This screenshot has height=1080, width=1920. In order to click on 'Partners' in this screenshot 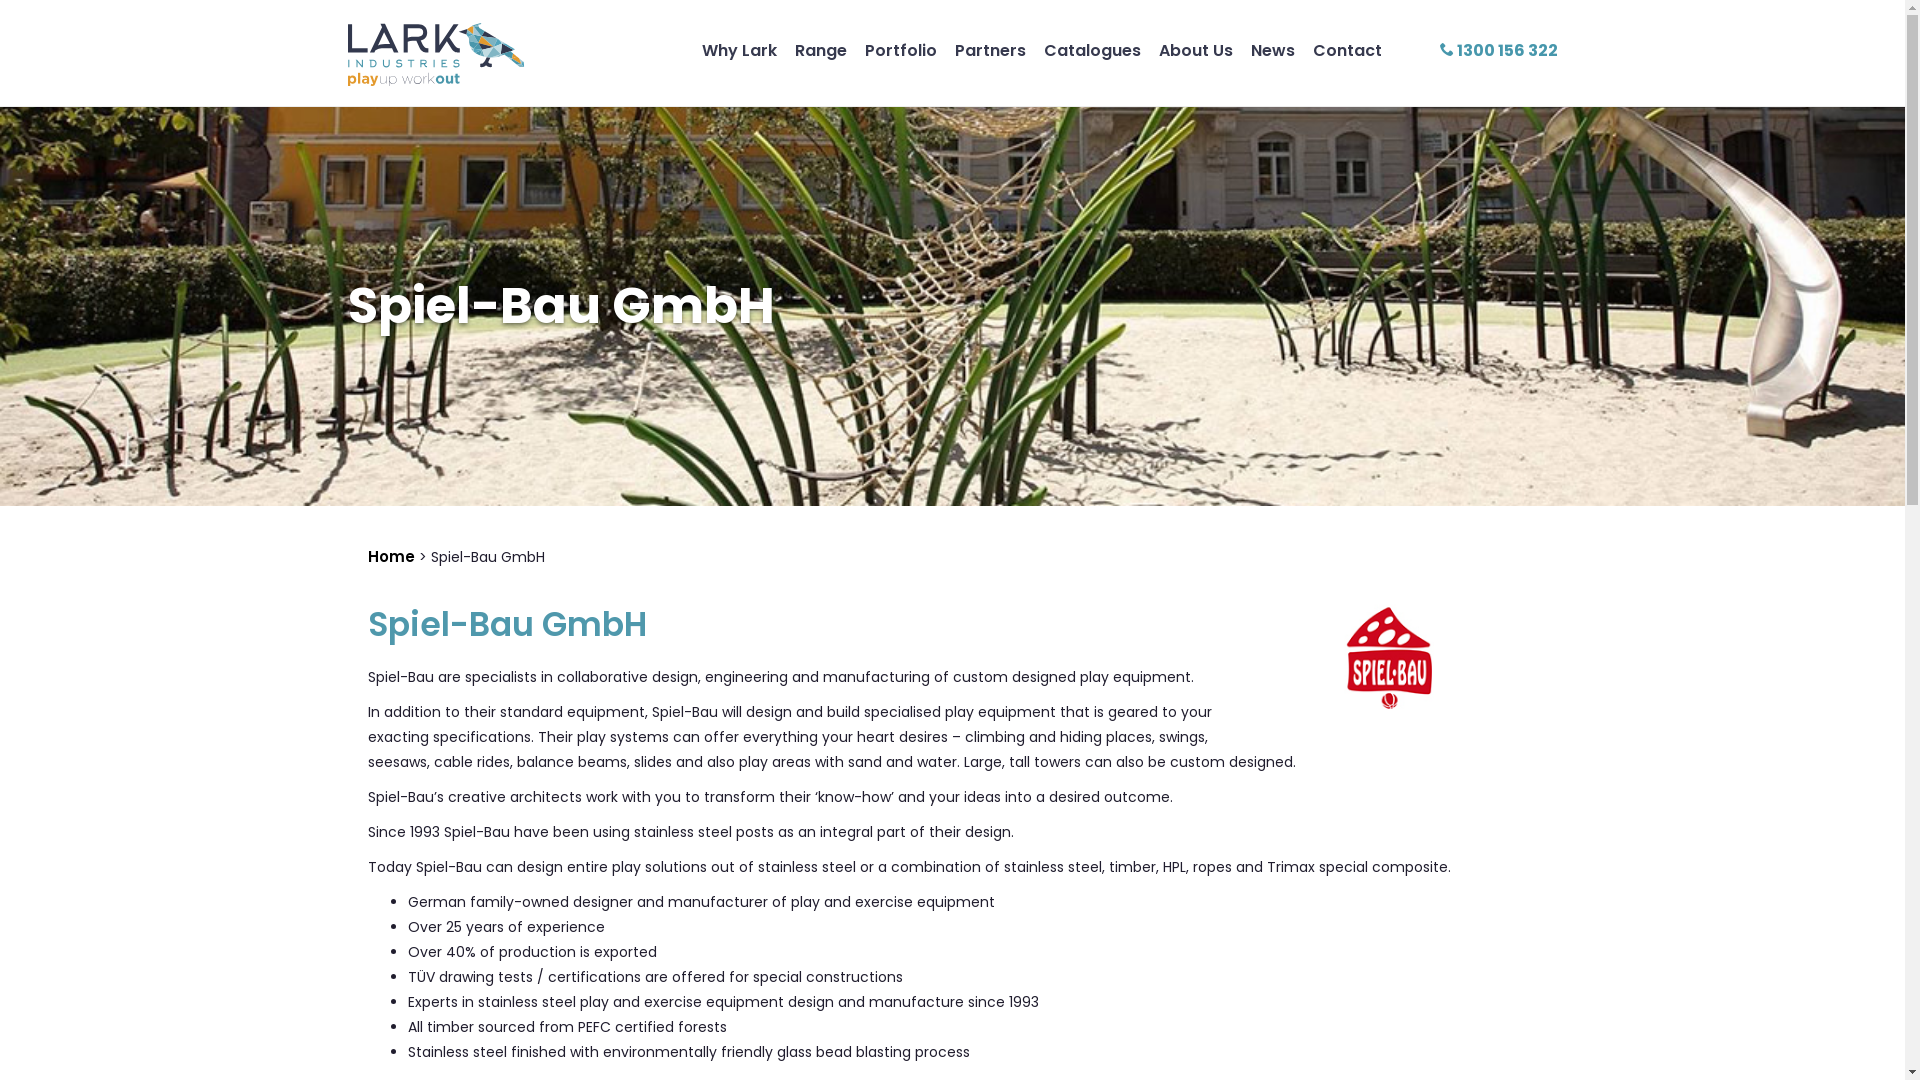, I will do `click(989, 49)`.